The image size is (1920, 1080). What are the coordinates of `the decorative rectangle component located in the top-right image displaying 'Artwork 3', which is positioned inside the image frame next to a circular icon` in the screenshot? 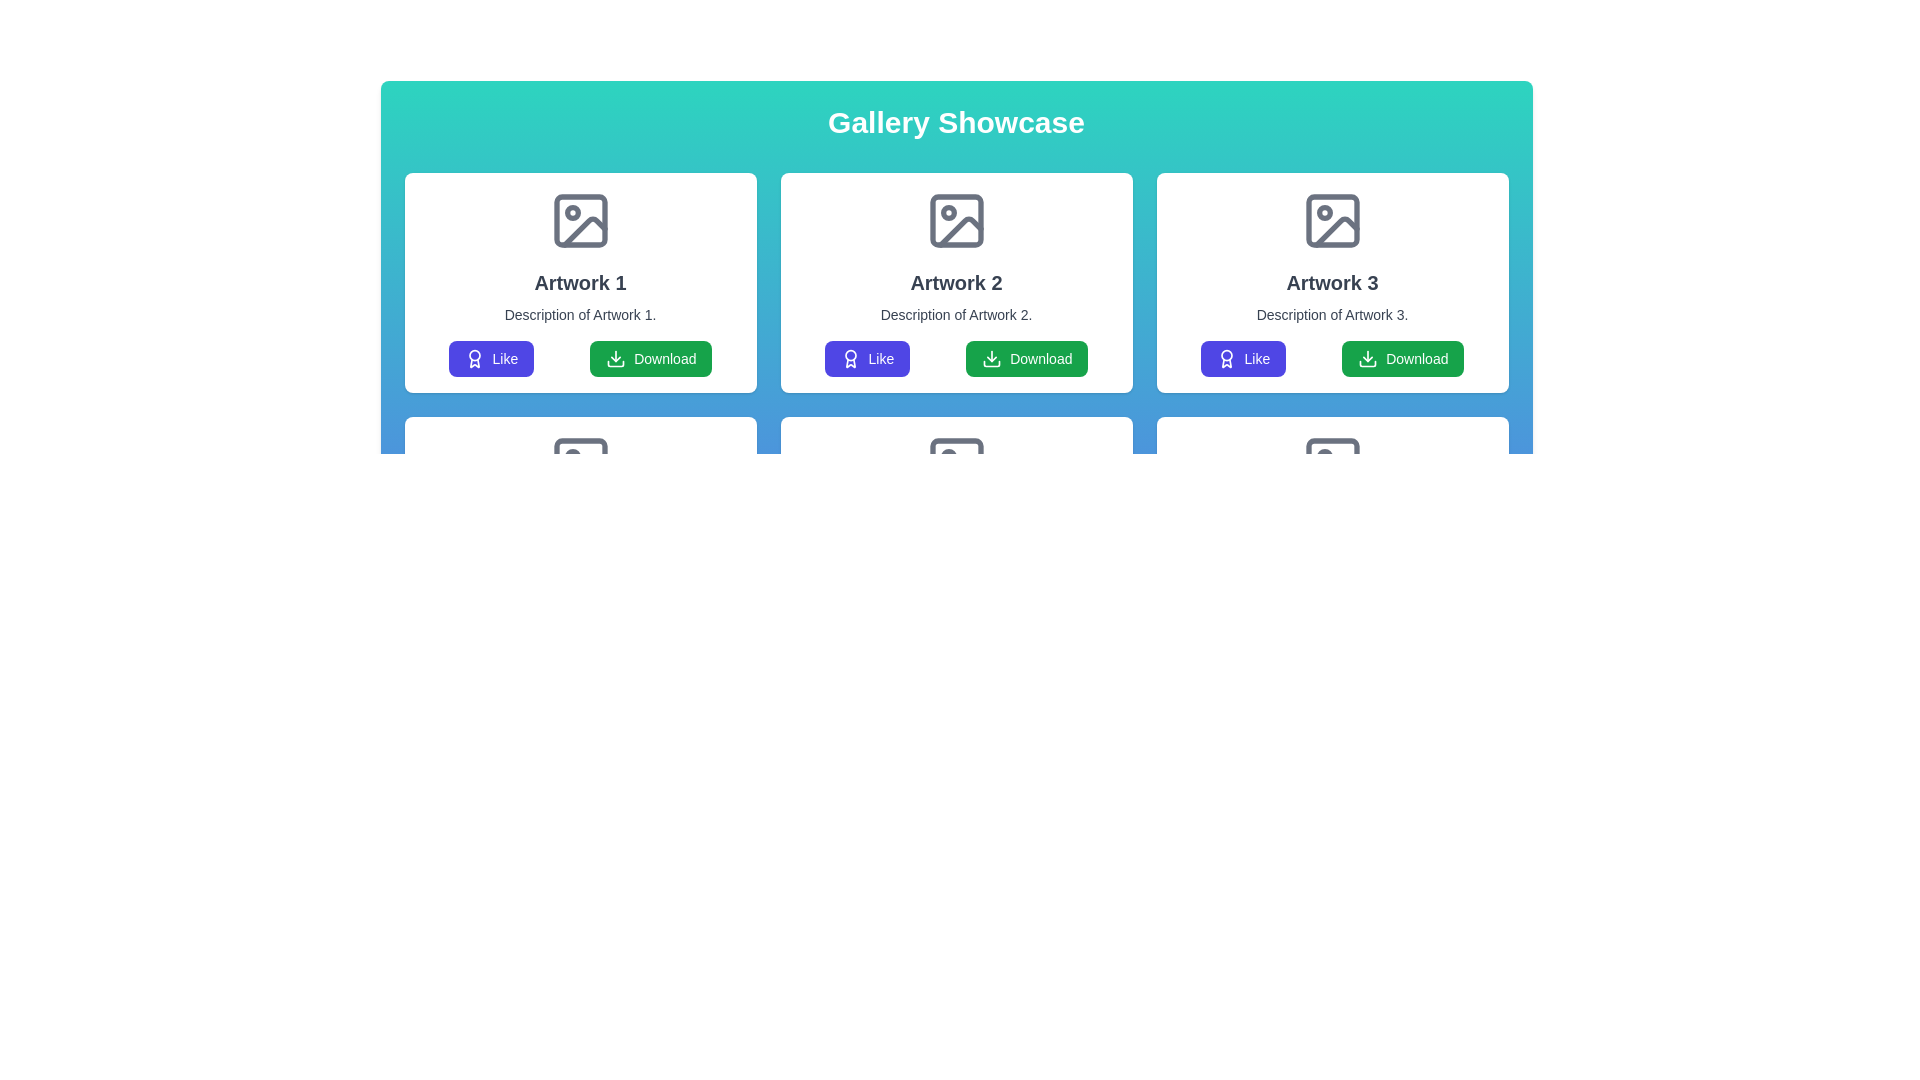 It's located at (1332, 220).